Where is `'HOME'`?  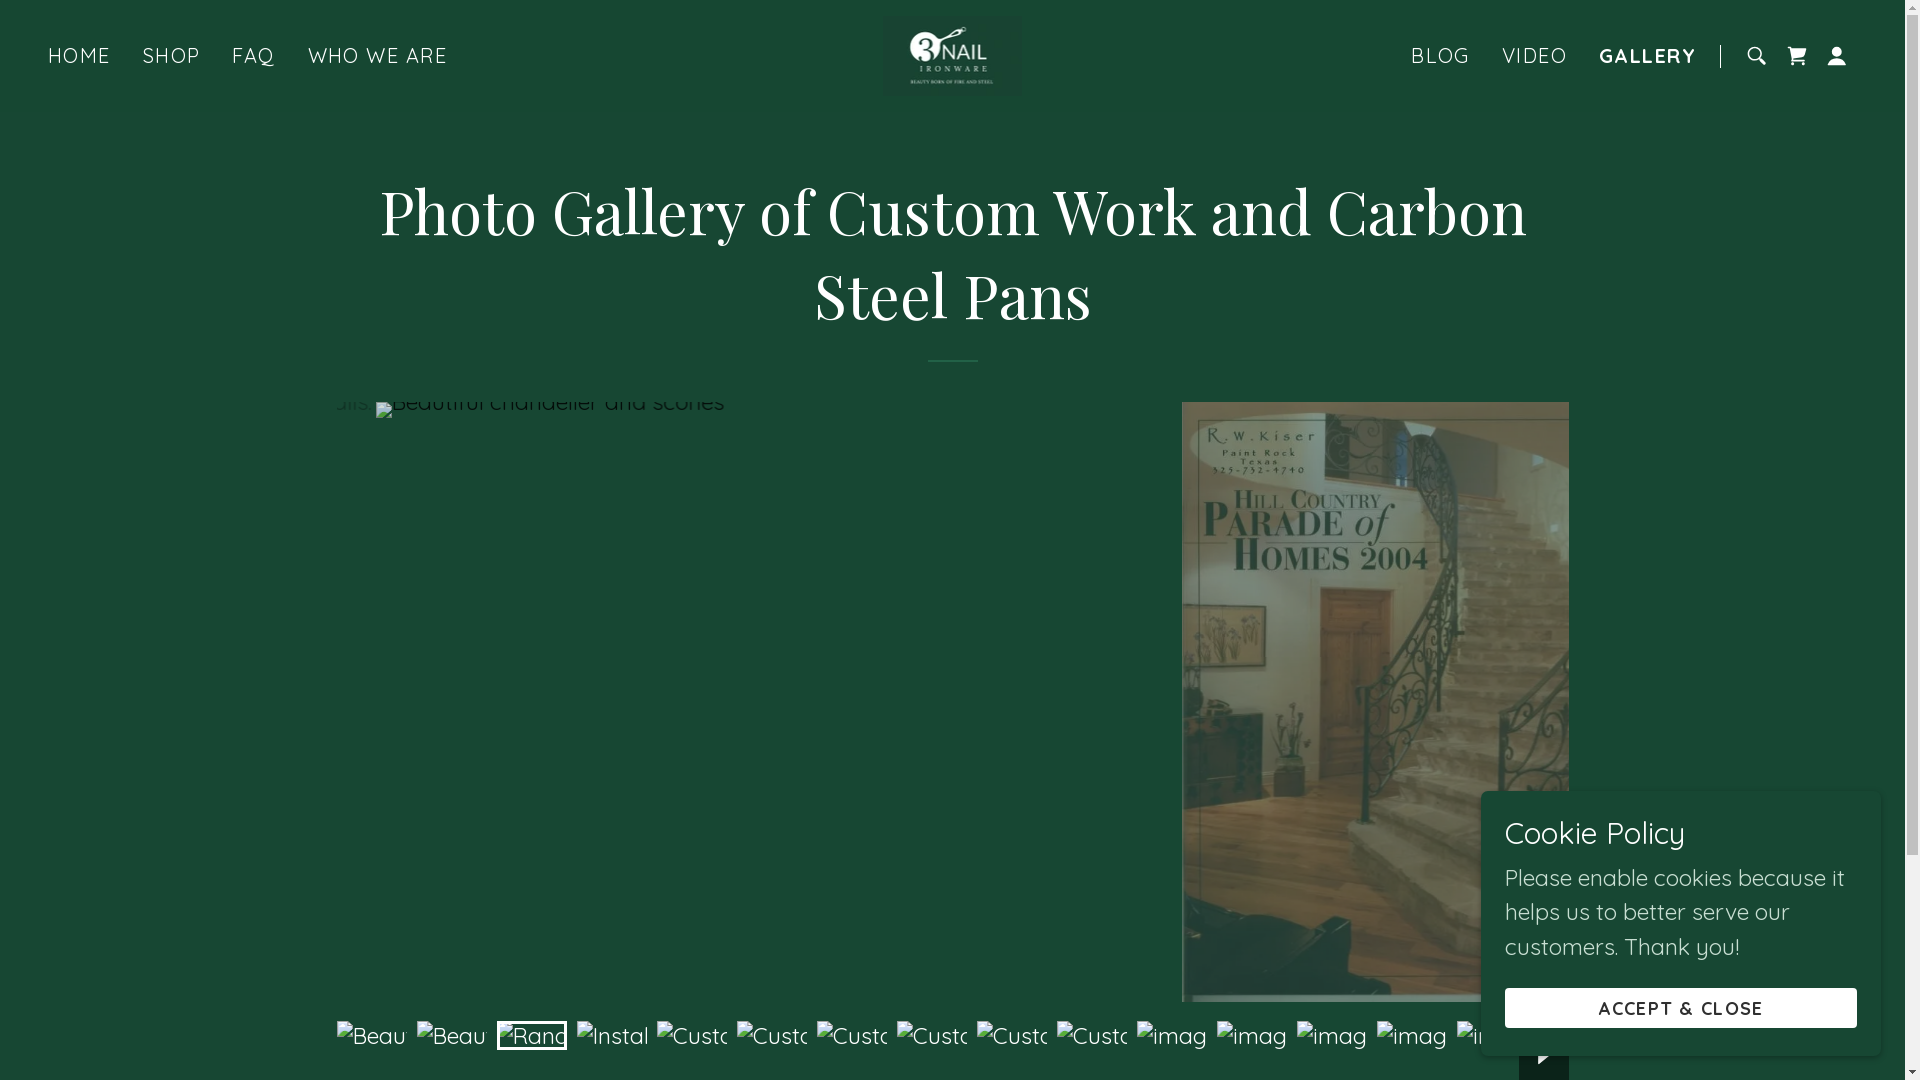 'HOME' is located at coordinates (79, 55).